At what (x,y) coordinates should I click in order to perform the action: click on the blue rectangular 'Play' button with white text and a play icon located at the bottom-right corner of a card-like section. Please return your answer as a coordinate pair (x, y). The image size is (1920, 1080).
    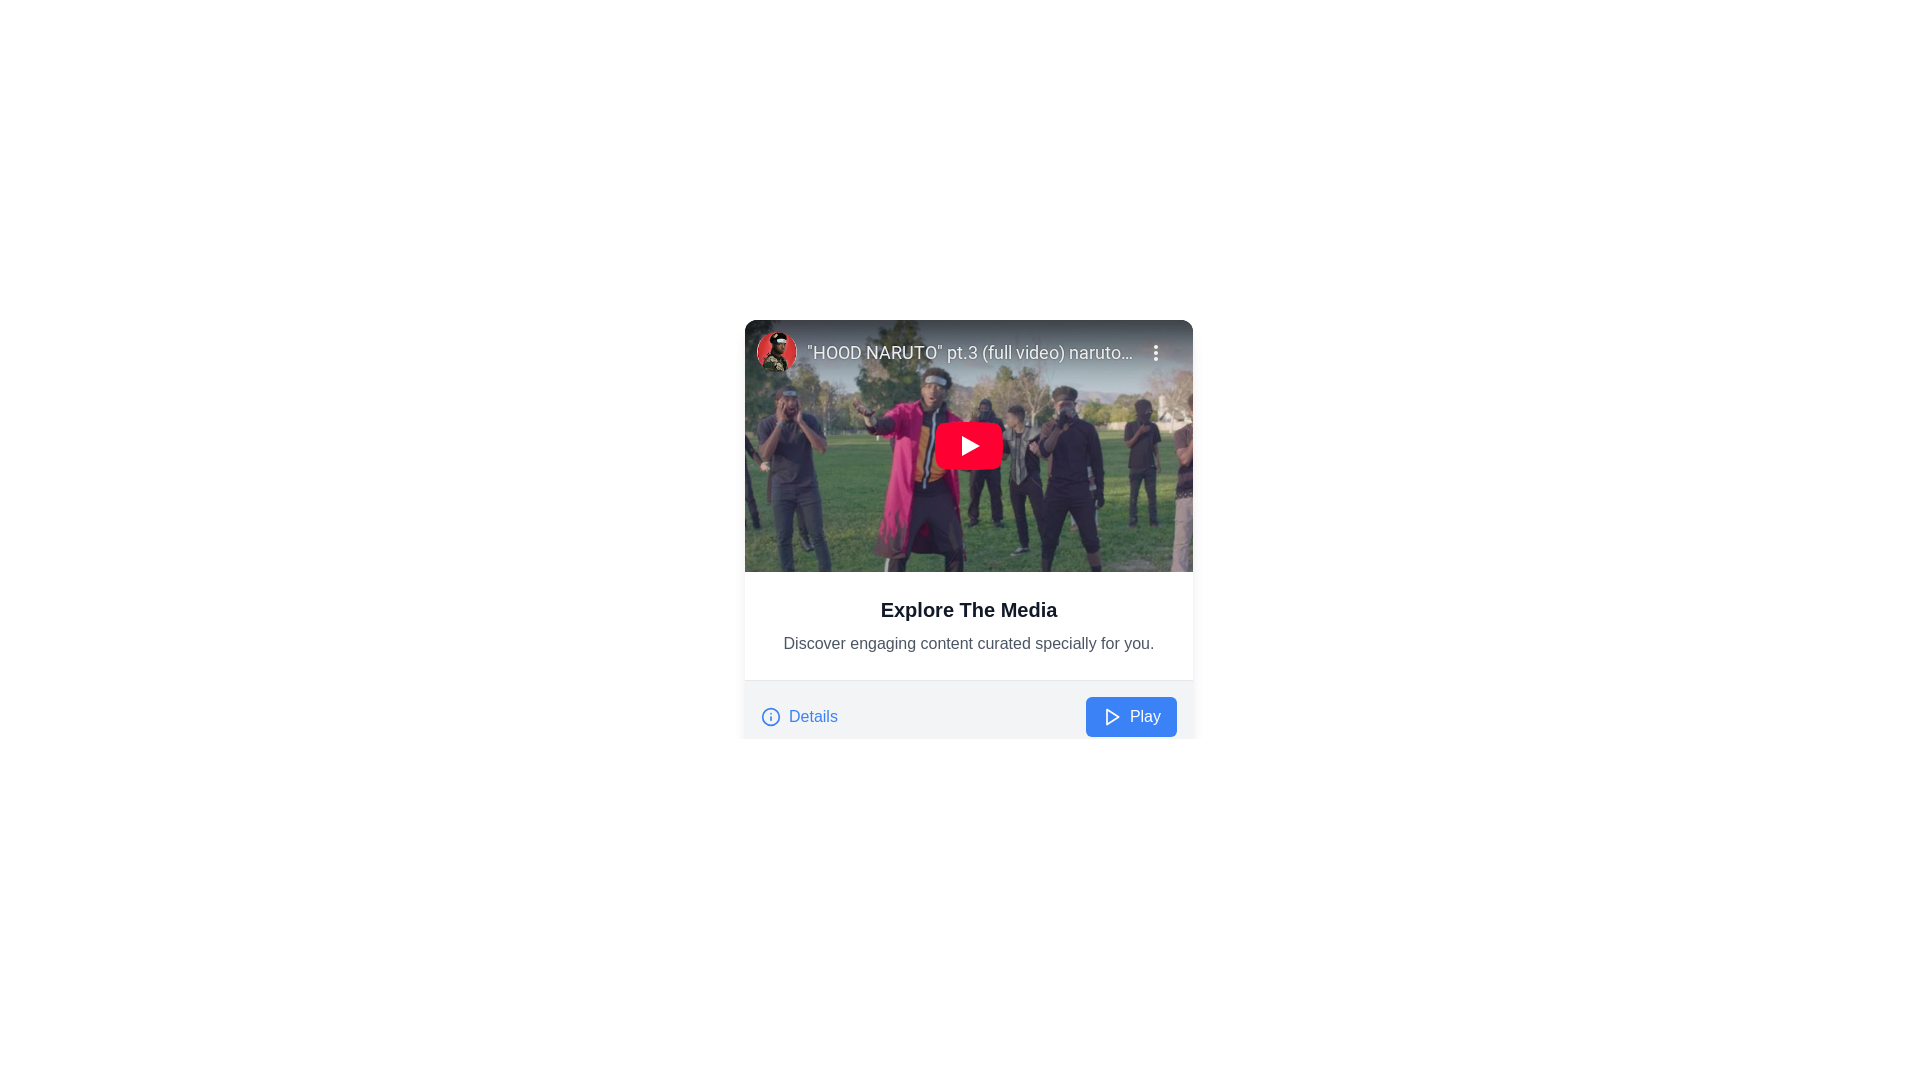
    Looking at the image, I should click on (1131, 716).